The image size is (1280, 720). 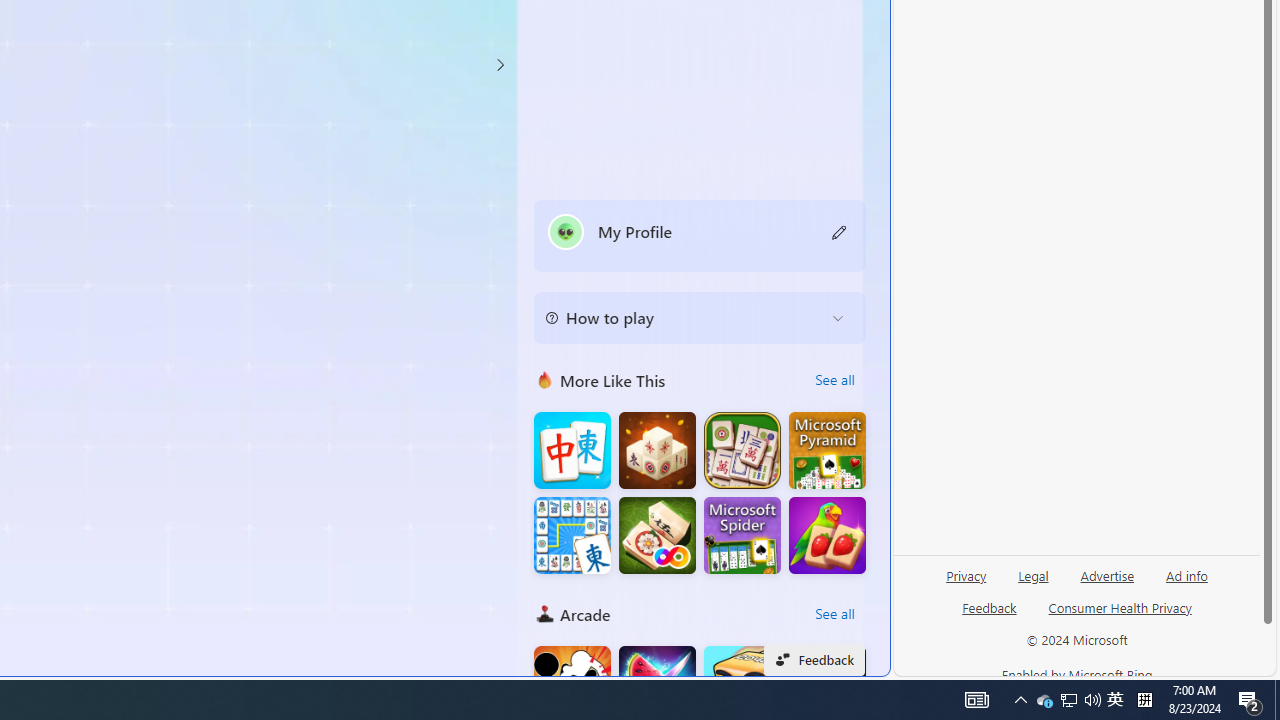 I want to click on 'Class: button edit-icon', so click(x=839, y=230).